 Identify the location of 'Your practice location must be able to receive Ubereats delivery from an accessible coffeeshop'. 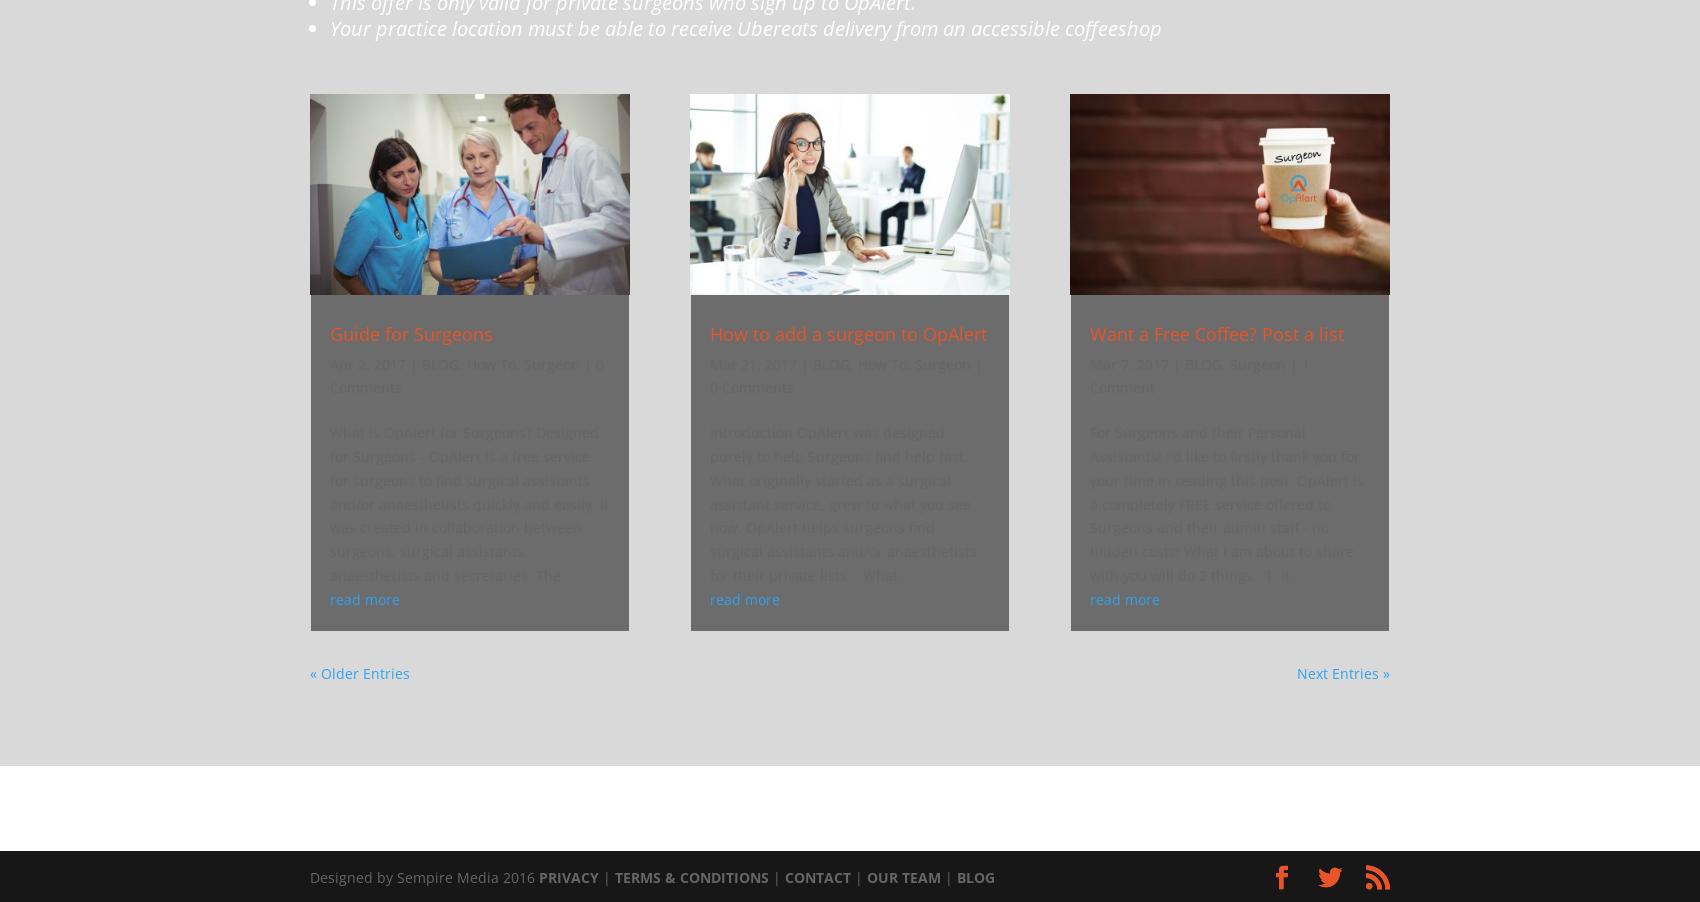
(328, 26).